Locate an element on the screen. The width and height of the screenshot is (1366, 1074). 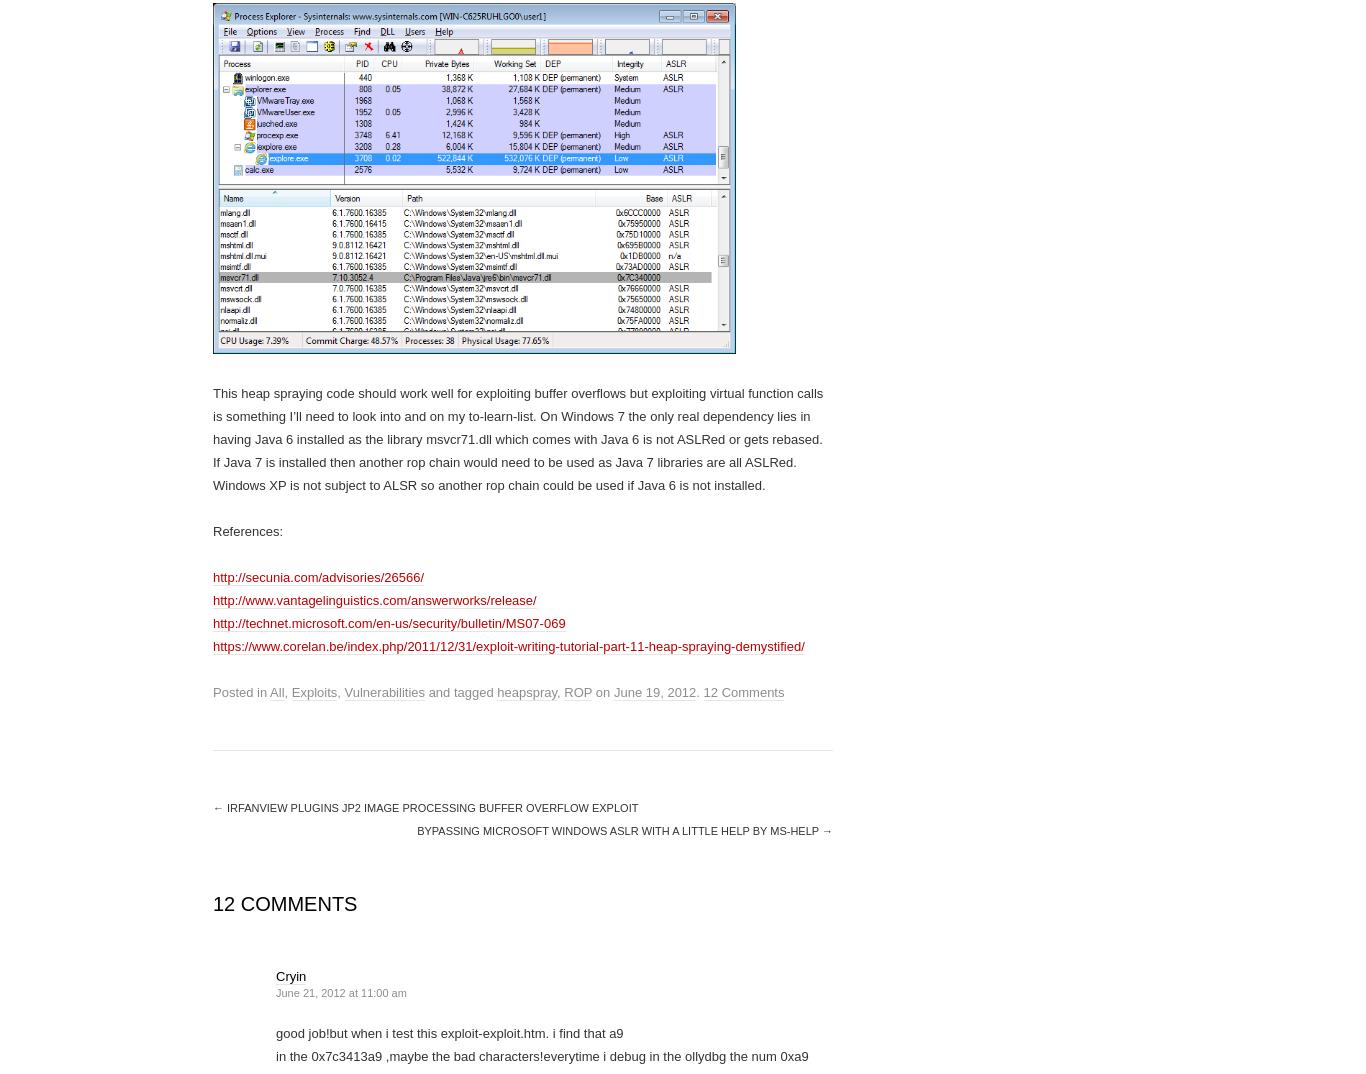
'http://secunia.com/advisories/26566/' is located at coordinates (318, 576).